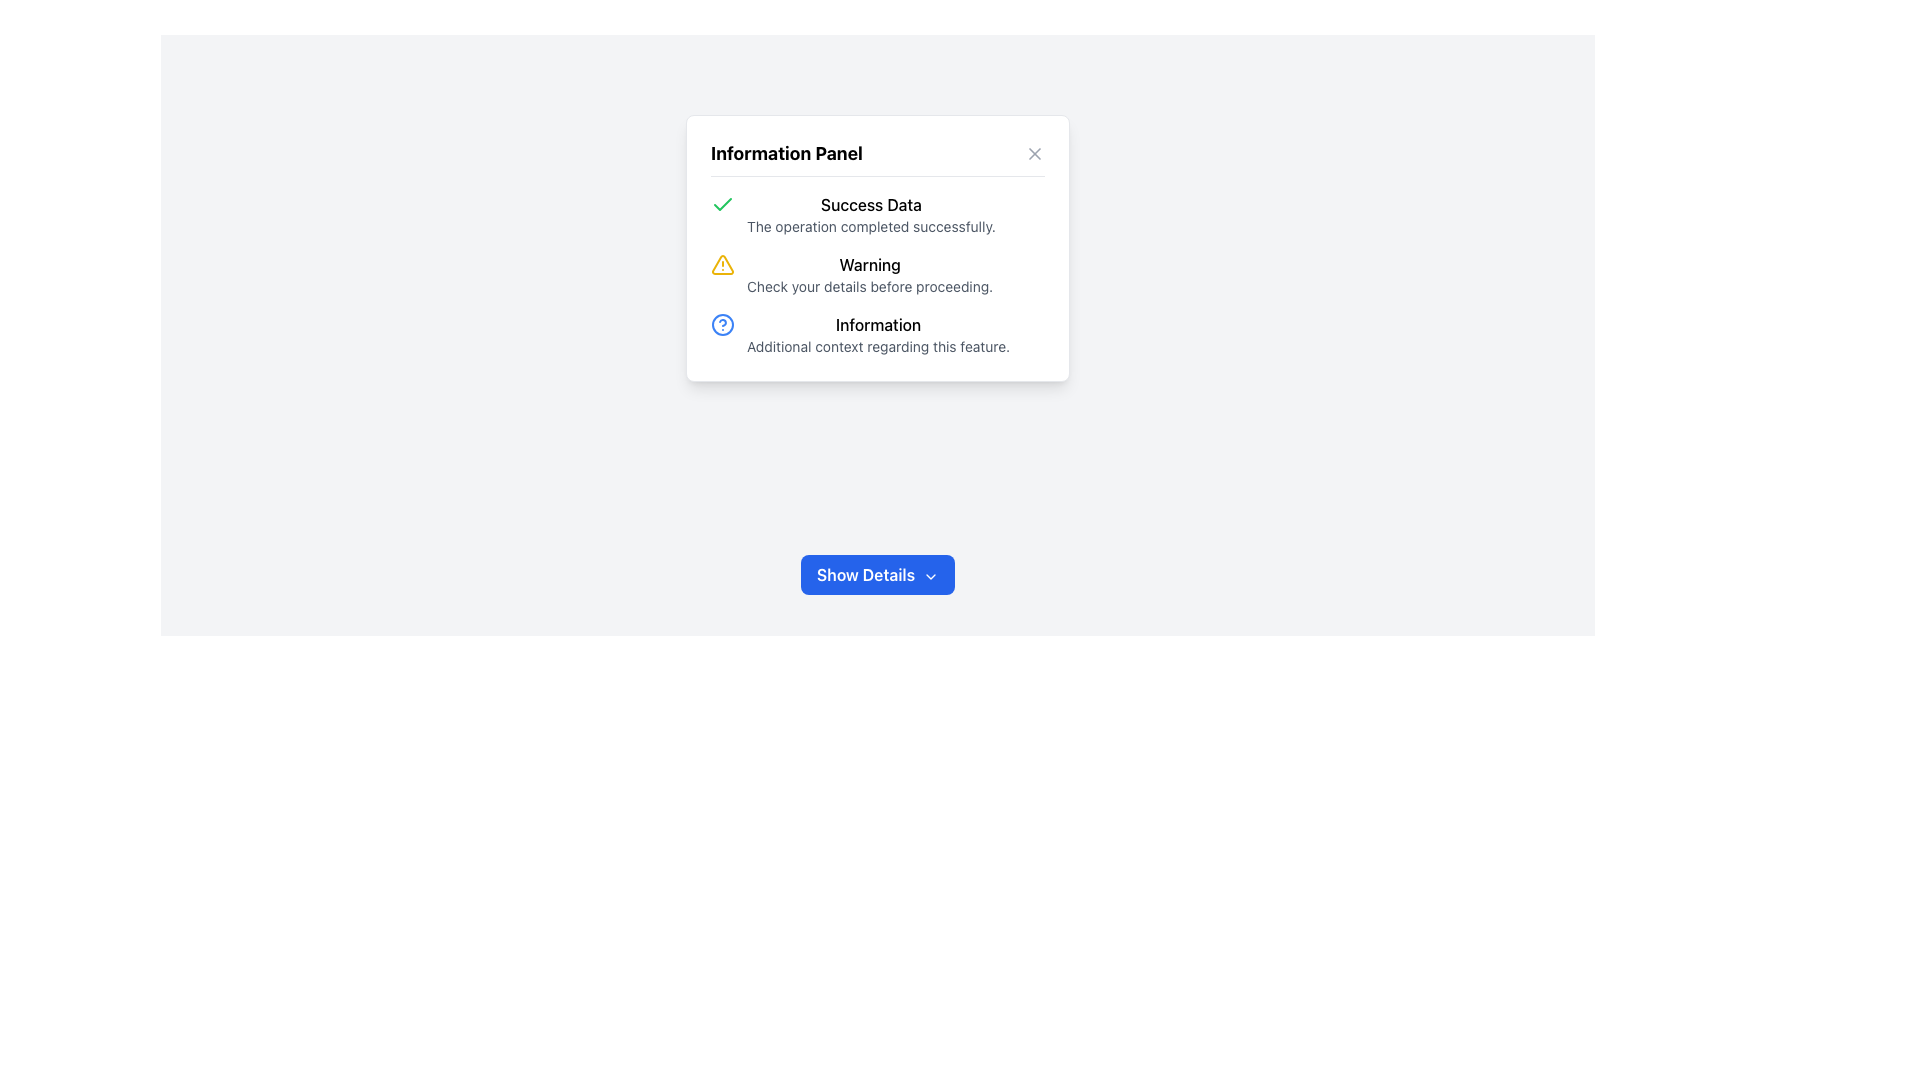 This screenshot has width=1920, height=1080. What do you see at coordinates (878, 574) in the screenshot?
I see `the 'Show Details' button at the bottom-center of the interface` at bounding box center [878, 574].